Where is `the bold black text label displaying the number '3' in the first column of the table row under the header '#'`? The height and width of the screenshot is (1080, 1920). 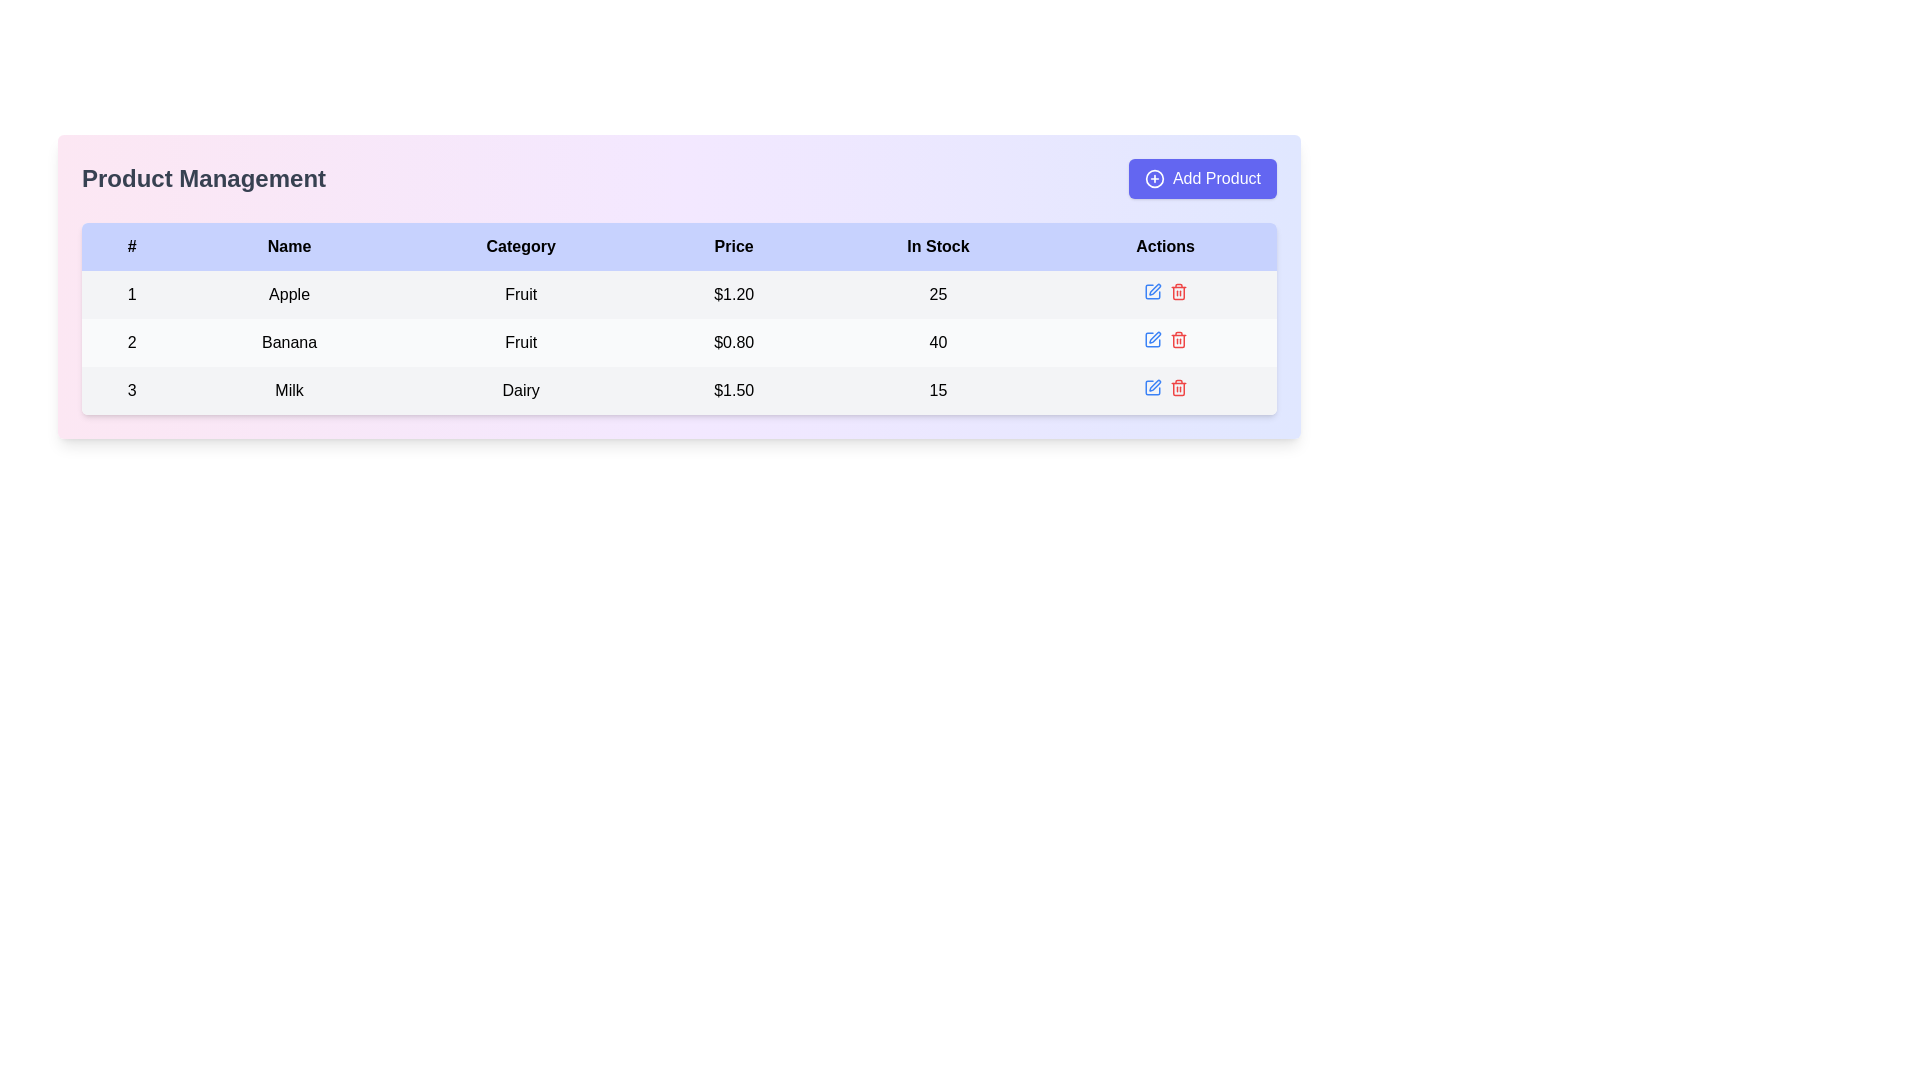 the bold black text label displaying the number '3' in the first column of the table row under the header '#' is located at coordinates (131, 390).